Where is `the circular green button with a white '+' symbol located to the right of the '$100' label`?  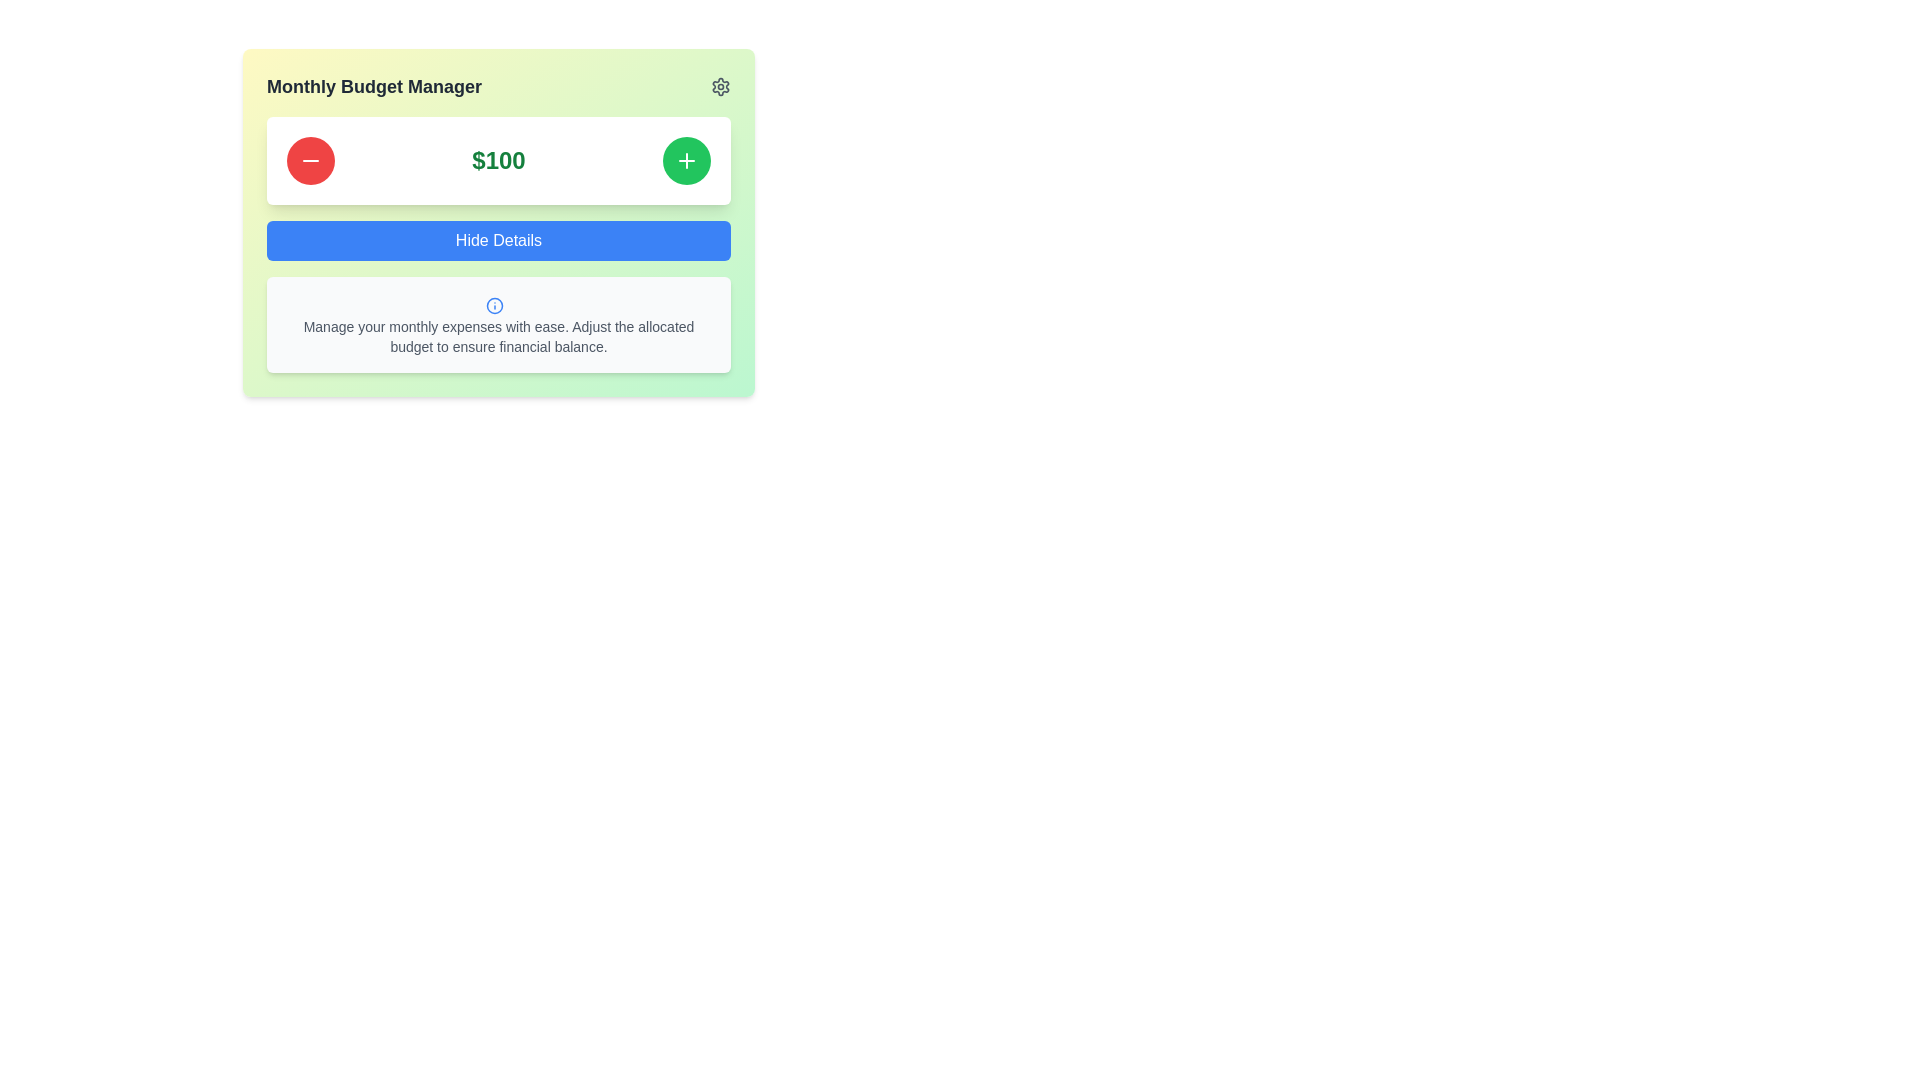 the circular green button with a white '+' symbol located to the right of the '$100' label is located at coordinates (686, 160).